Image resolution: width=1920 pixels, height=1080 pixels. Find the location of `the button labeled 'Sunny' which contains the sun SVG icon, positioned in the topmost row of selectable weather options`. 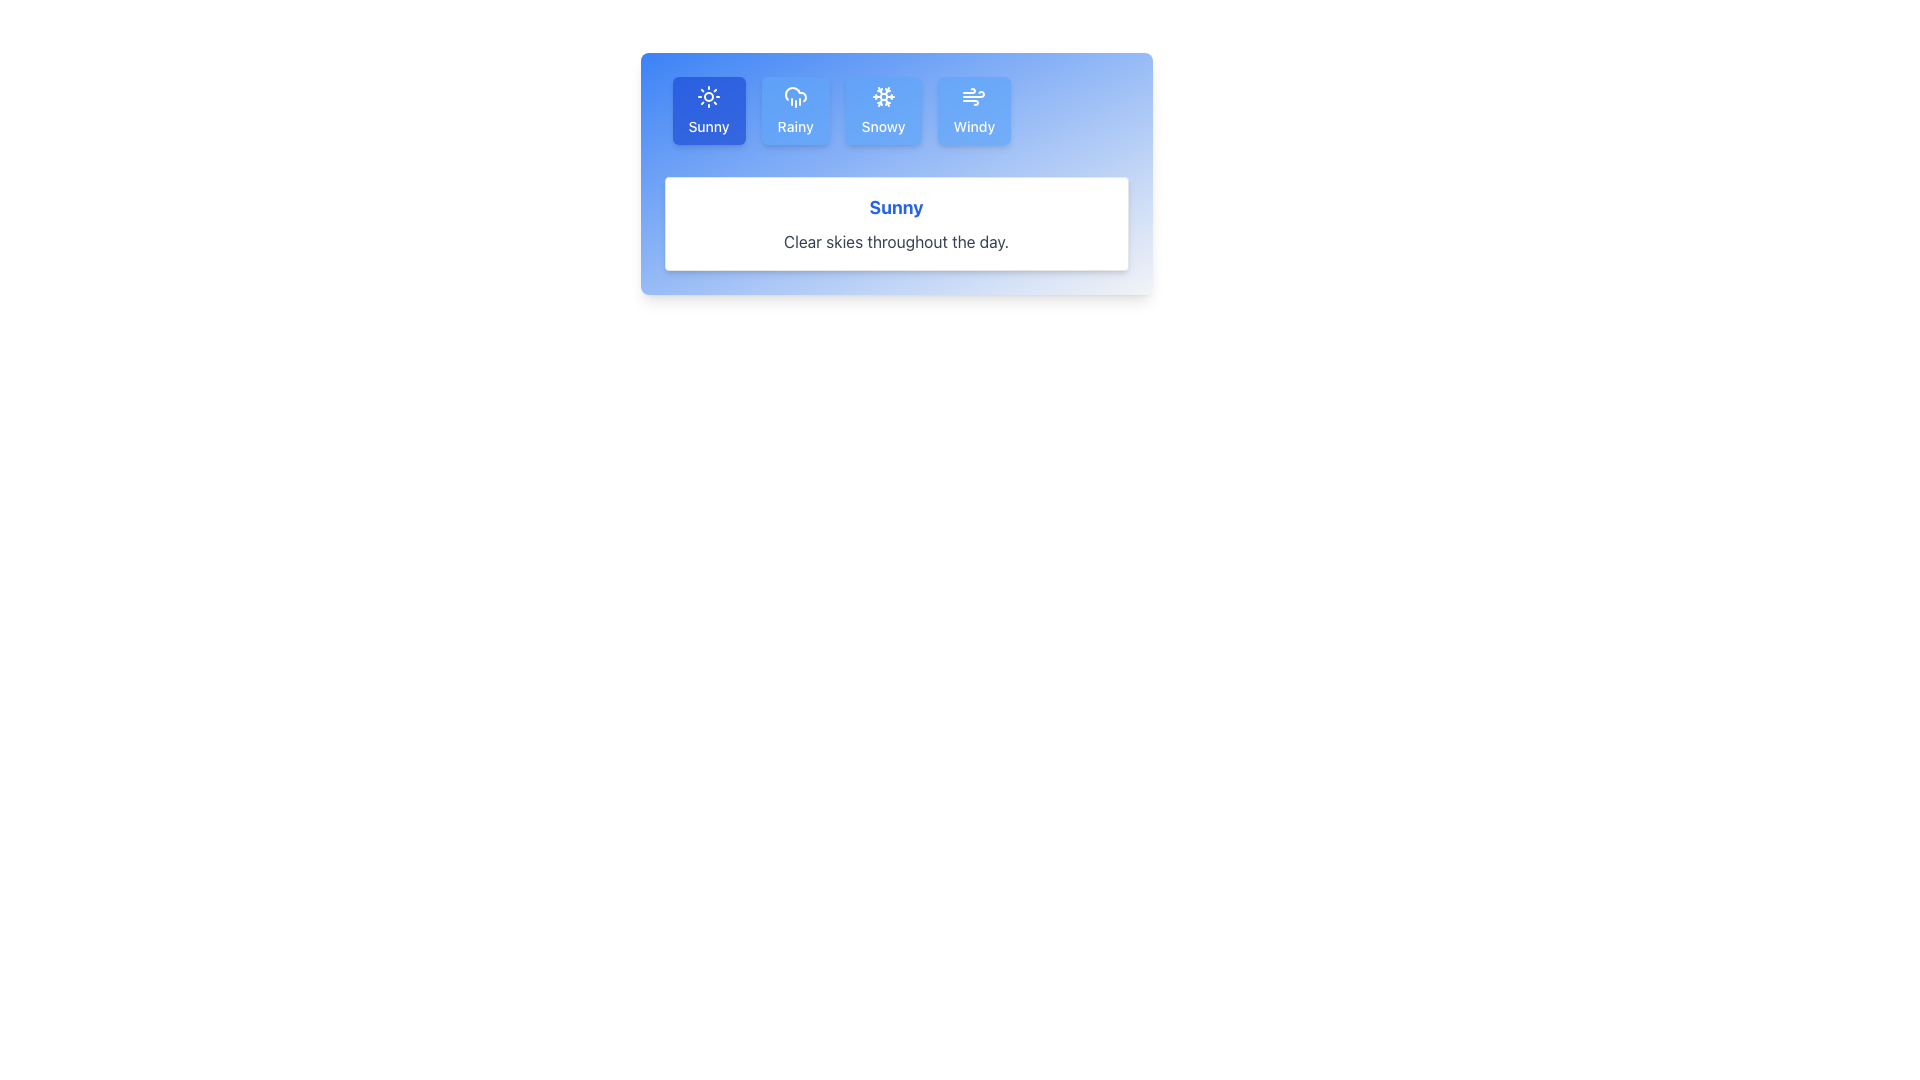

the button labeled 'Sunny' which contains the sun SVG icon, positioned in the topmost row of selectable weather options is located at coordinates (709, 96).